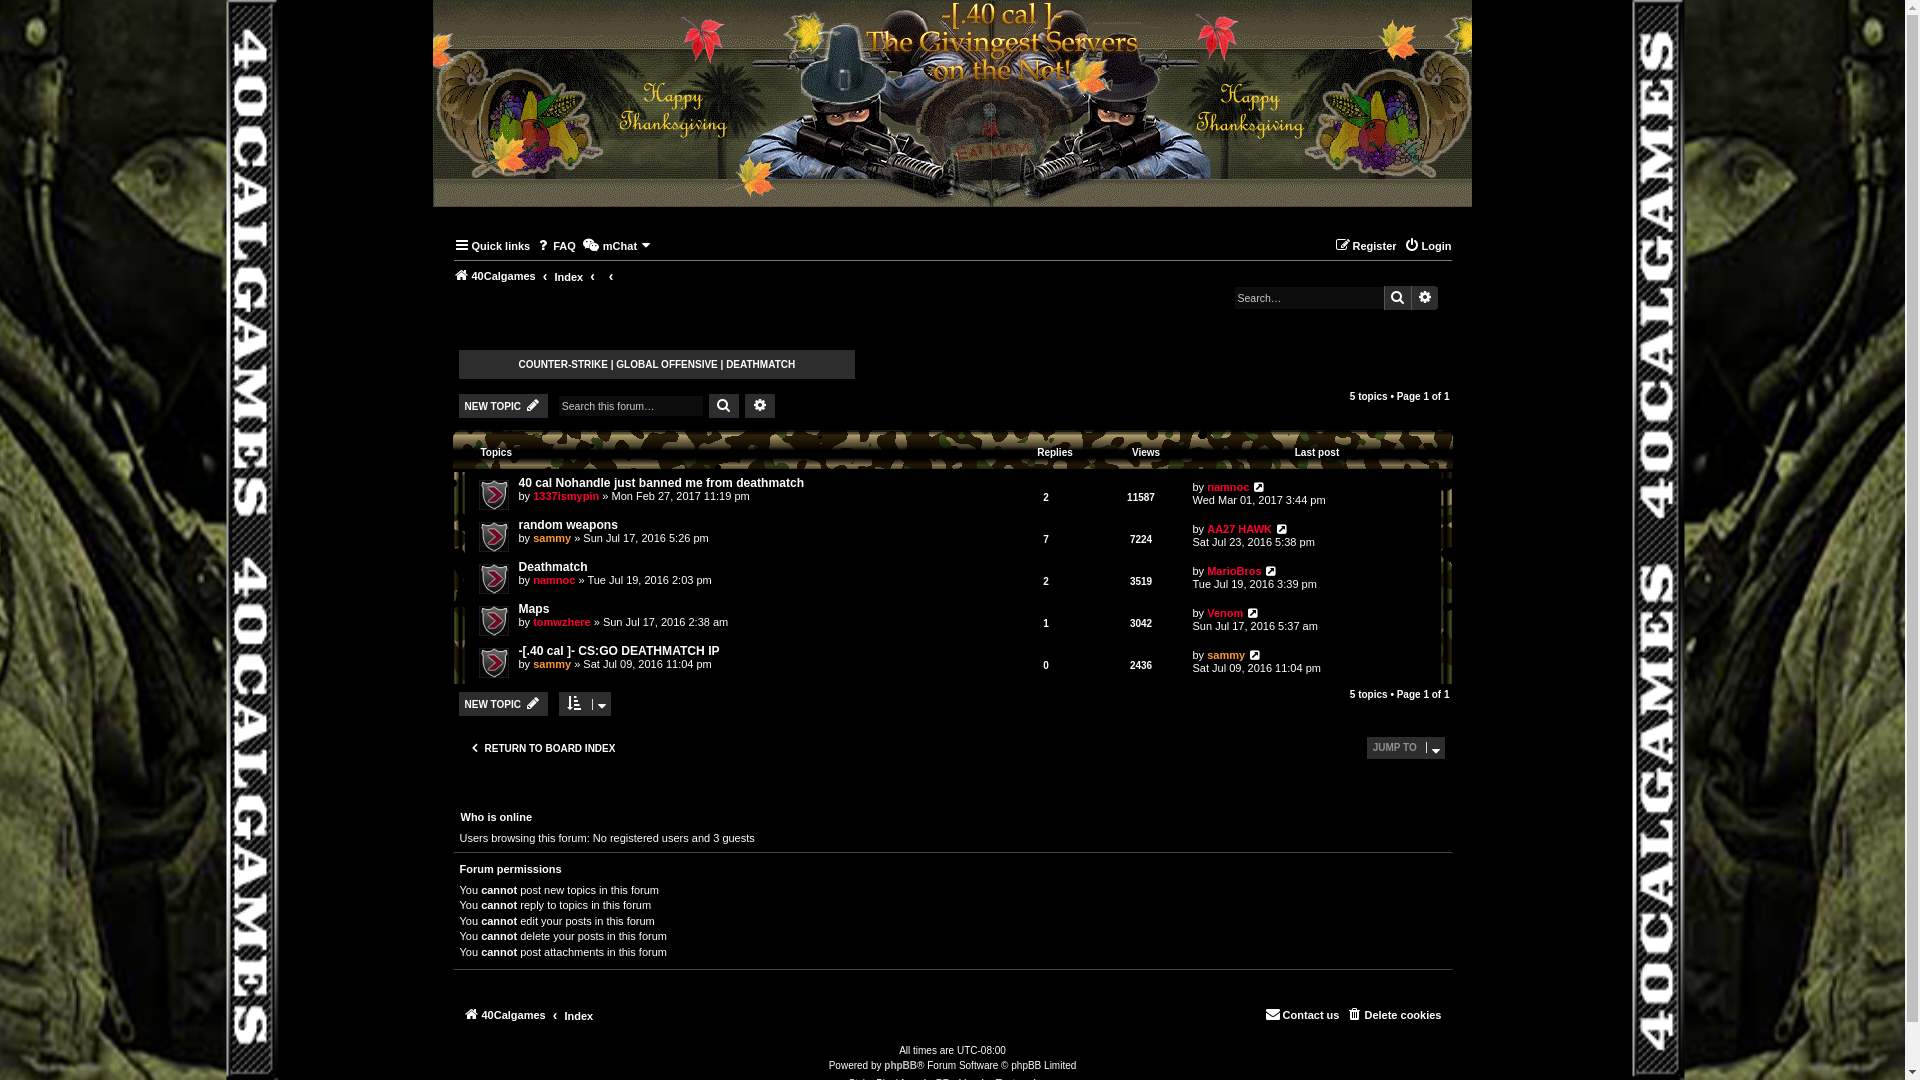 This screenshot has height=1080, width=1920. Describe the element at coordinates (1205, 527) in the screenshot. I see `'AA27 HAWK'` at that location.